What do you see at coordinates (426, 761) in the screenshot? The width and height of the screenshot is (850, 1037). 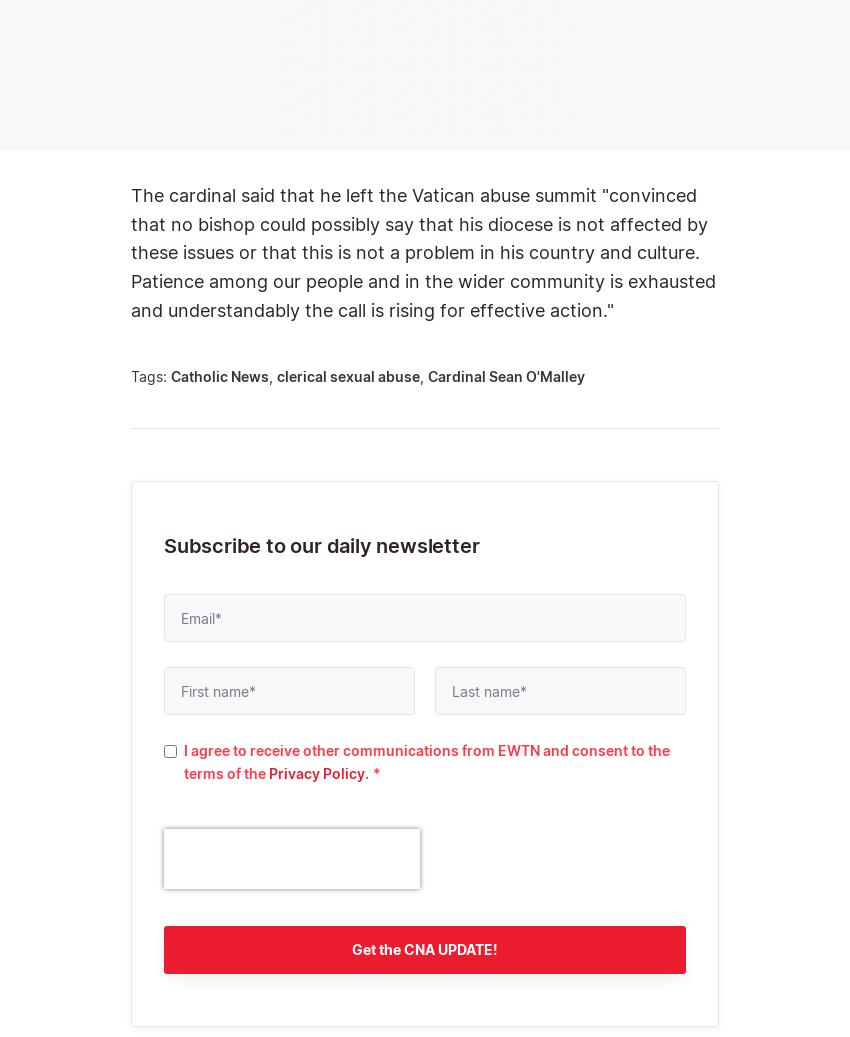 I see `'I agree to receive other communications from EWTN and consent to the terms of the'` at bounding box center [426, 761].